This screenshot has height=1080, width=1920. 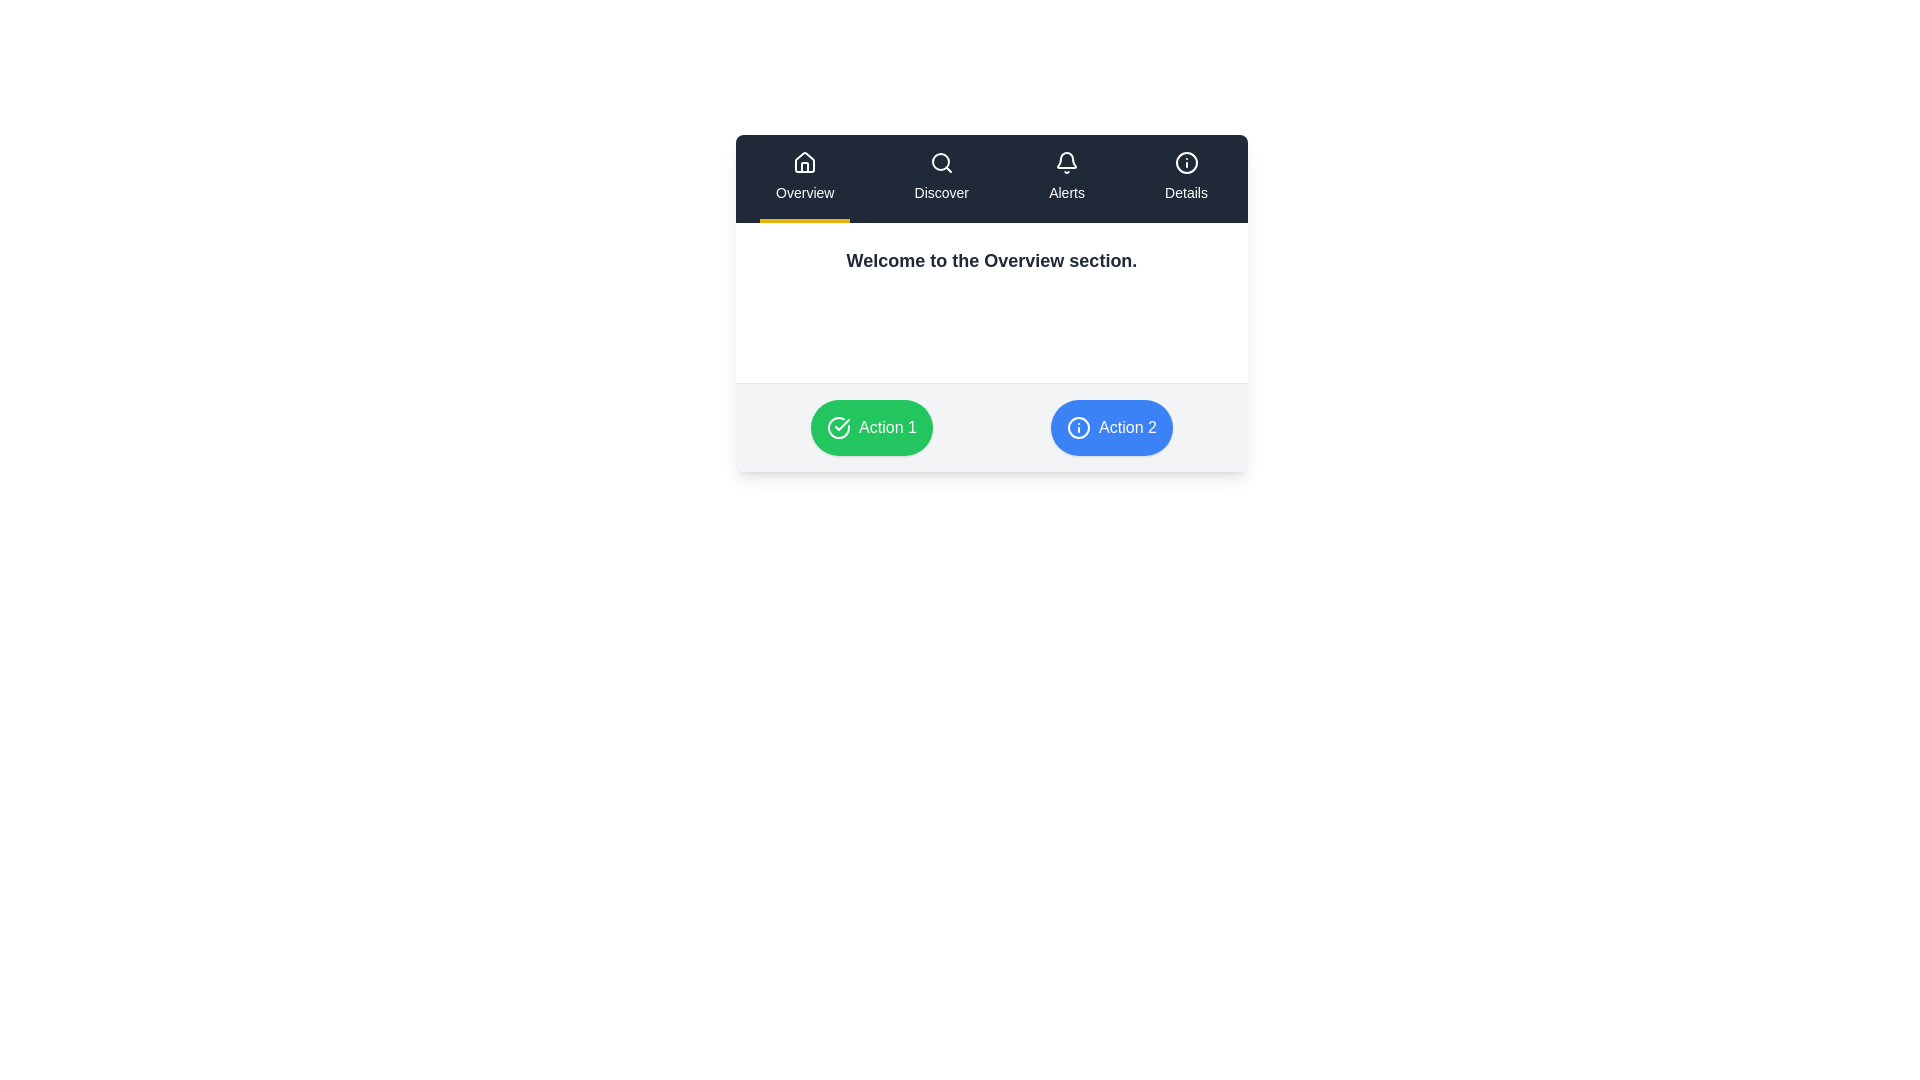 What do you see at coordinates (805, 192) in the screenshot?
I see `the 'Overview' text label within the navigation bar` at bounding box center [805, 192].